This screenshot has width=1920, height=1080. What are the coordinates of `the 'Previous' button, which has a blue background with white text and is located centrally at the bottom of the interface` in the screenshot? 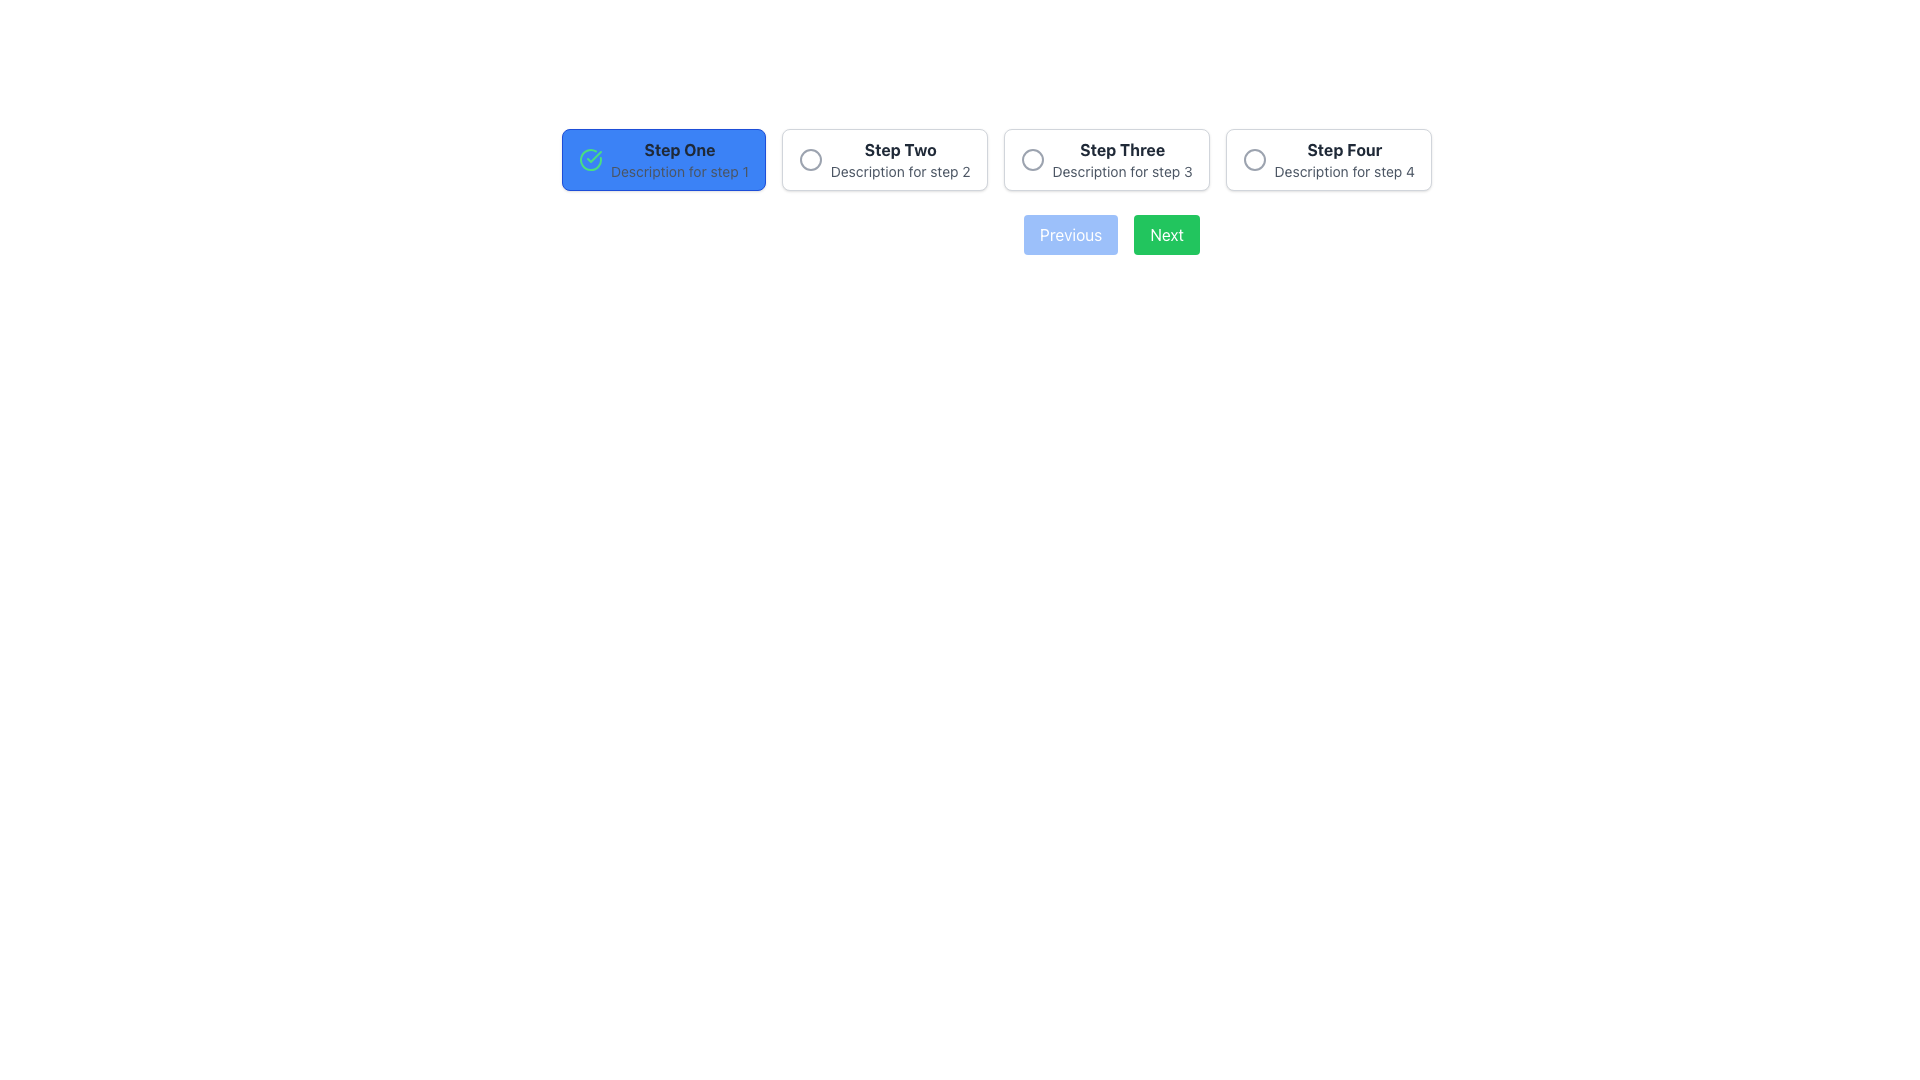 It's located at (1070, 234).